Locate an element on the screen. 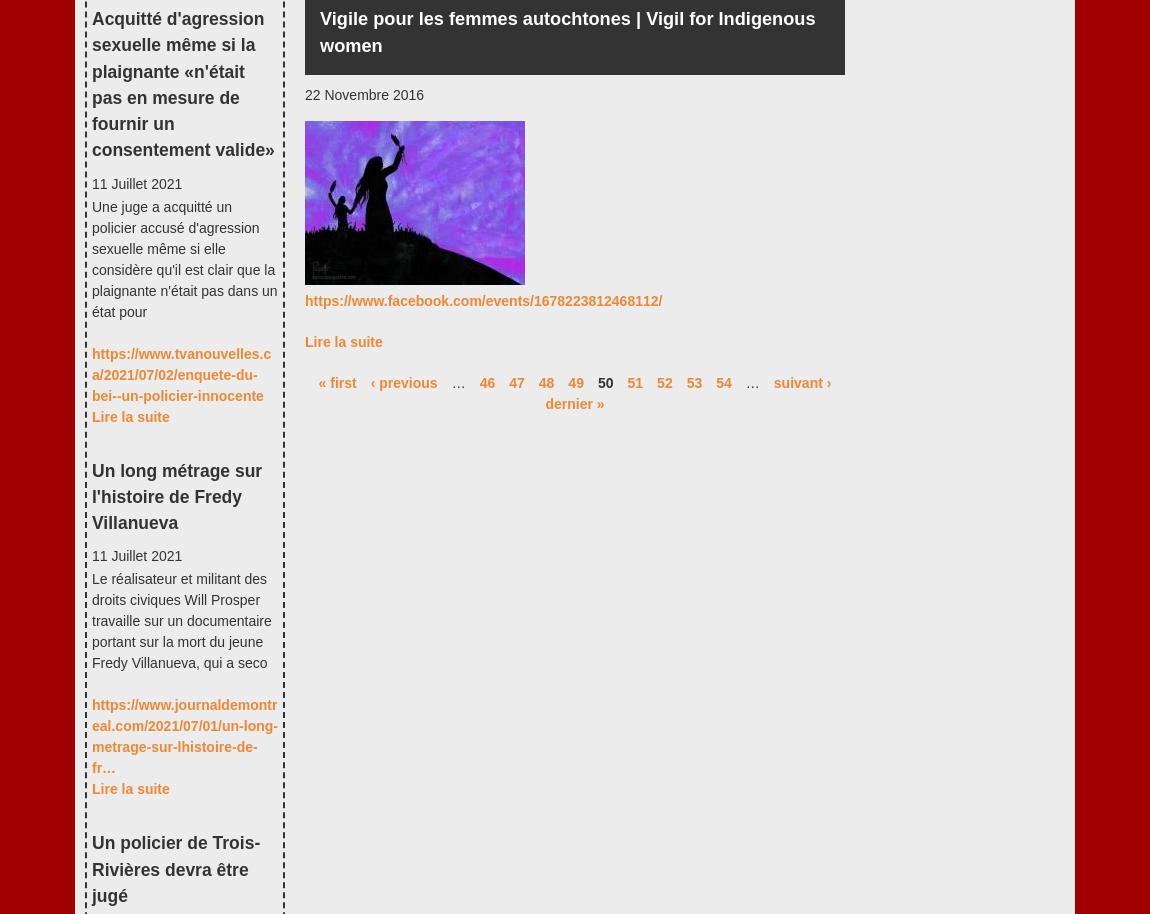 The image size is (1150, 914). 'Acquitté d'agression sexuelle même si la plaignante «n'était pas en mesure de fournir un consentement valide»' is located at coordinates (181, 83).